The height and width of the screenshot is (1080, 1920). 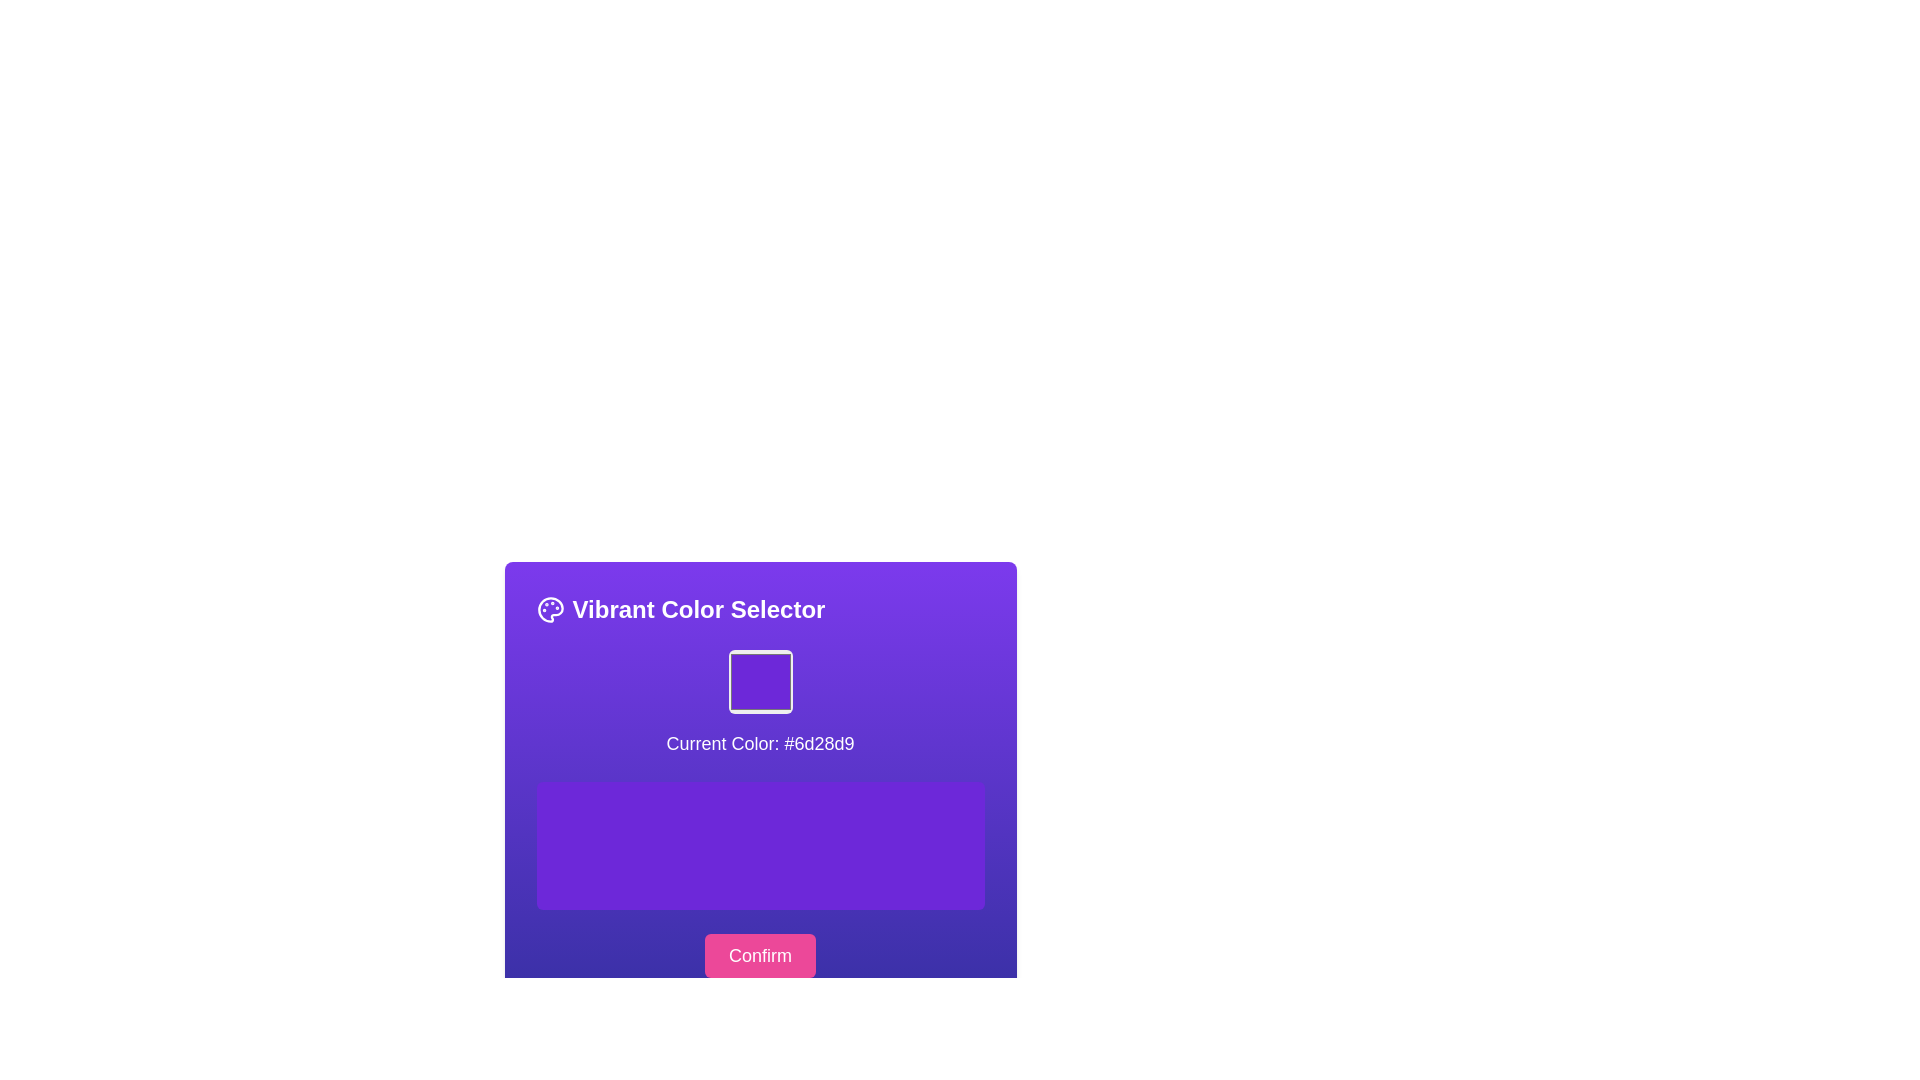 What do you see at coordinates (759, 681) in the screenshot?
I see `the Color Preview Box` at bounding box center [759, 681].